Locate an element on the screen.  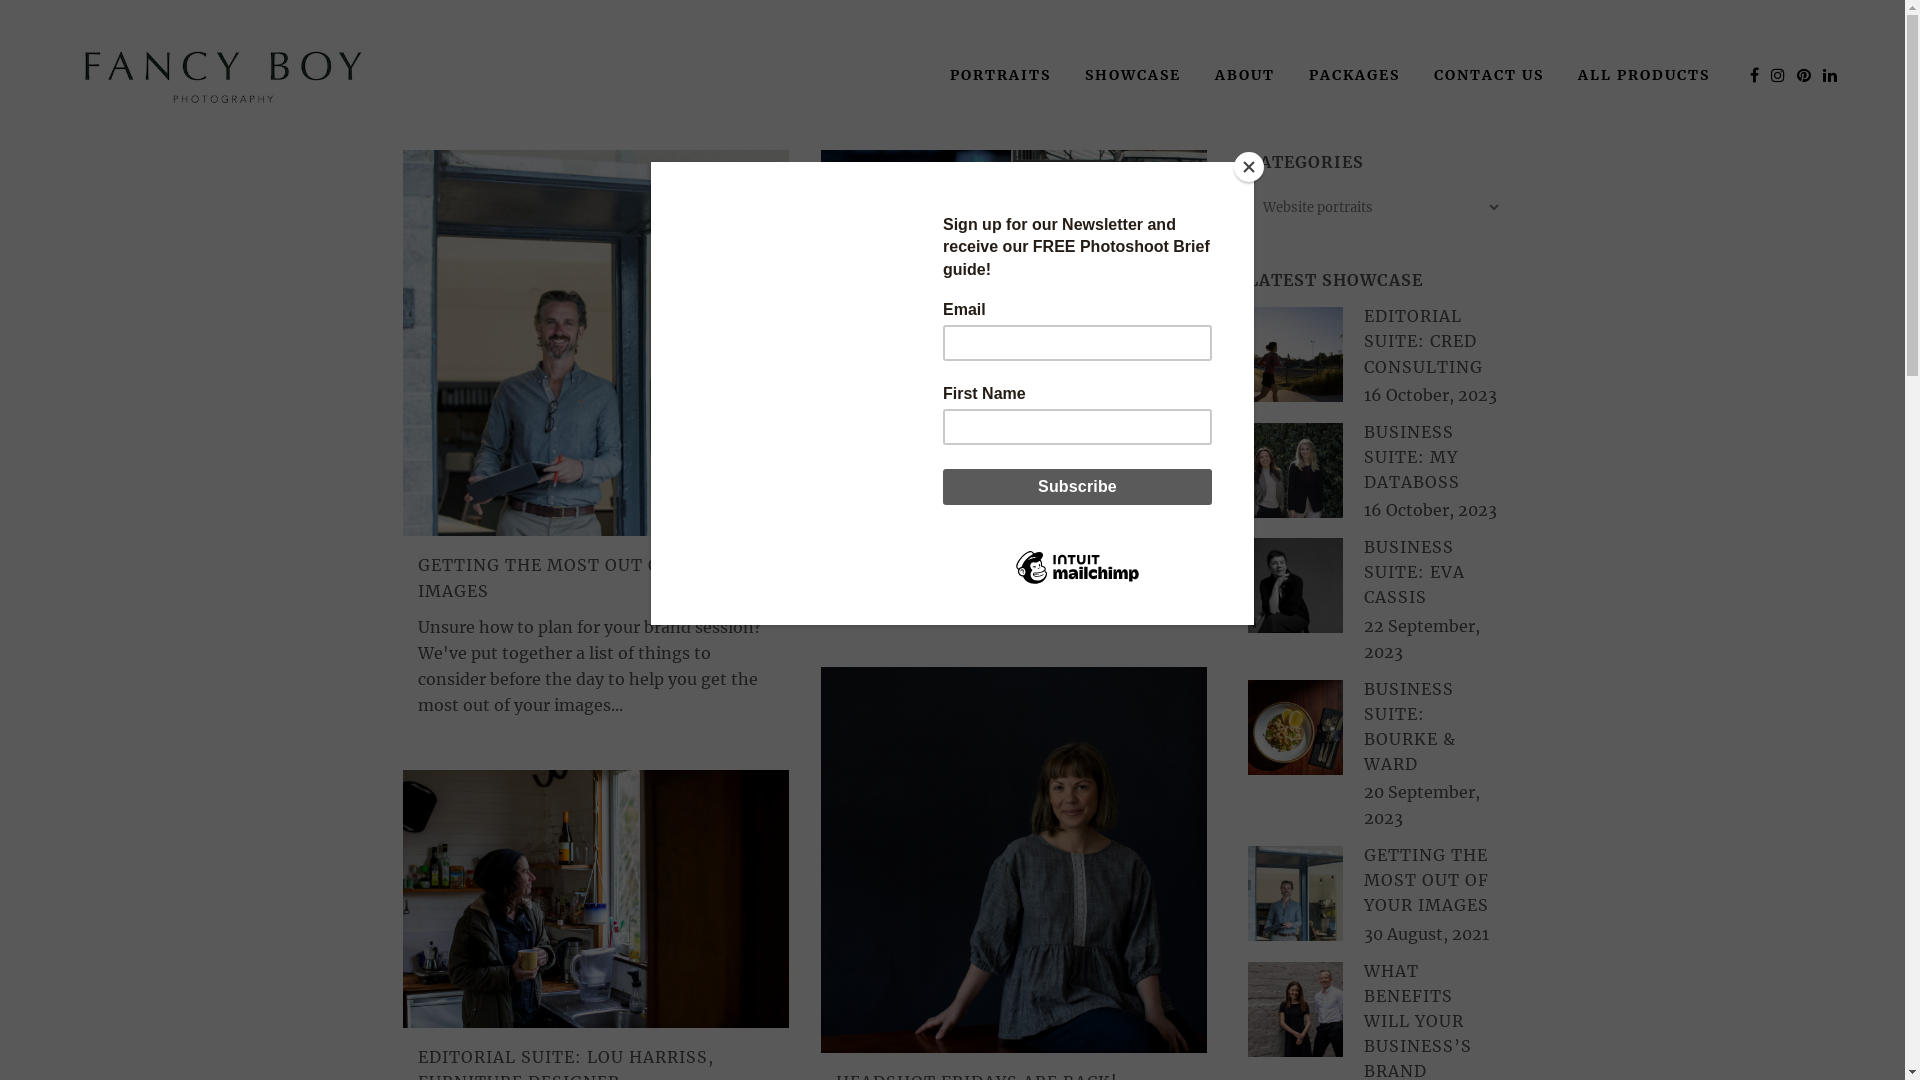
'Editorial Suite: Lou Harriss, Furniture Designer' is located at coordinates (594, 897).